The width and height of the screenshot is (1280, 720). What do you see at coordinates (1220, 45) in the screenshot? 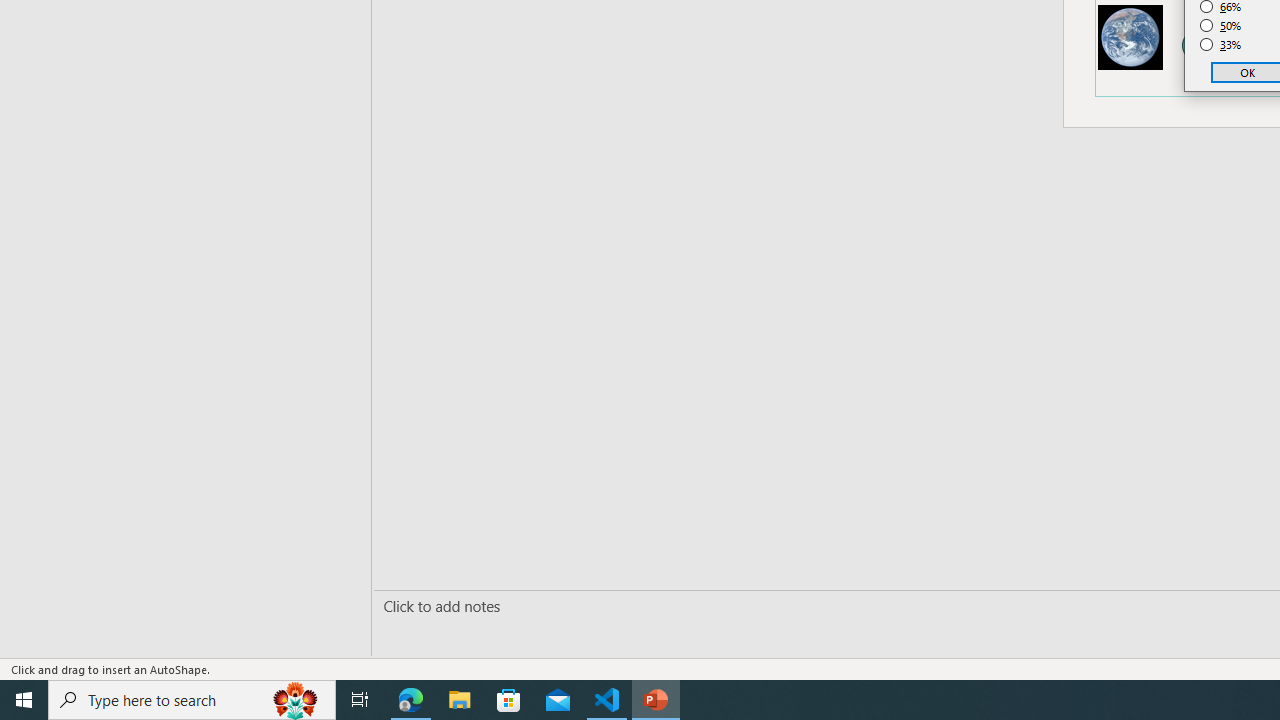
I see `'33%'` at bounding box center [1220, 45].